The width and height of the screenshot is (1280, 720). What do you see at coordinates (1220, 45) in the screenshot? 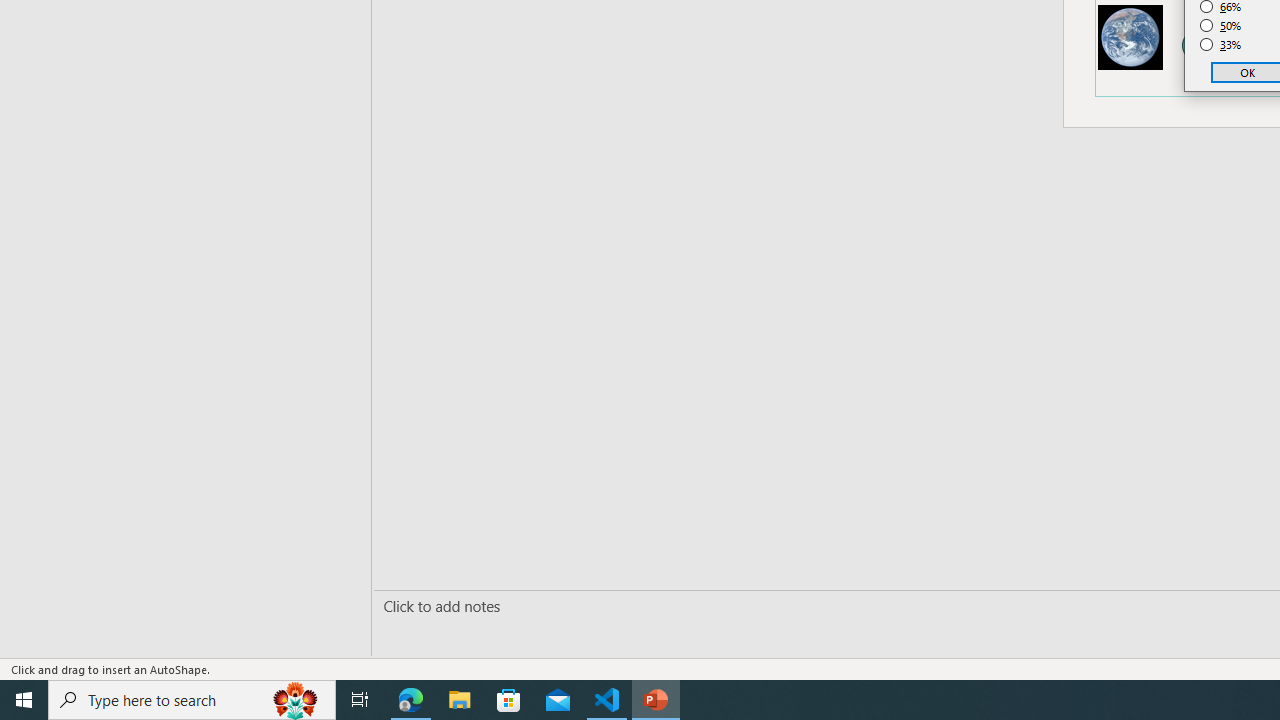
I see `'33%'` at bounding box center [1220, 45].